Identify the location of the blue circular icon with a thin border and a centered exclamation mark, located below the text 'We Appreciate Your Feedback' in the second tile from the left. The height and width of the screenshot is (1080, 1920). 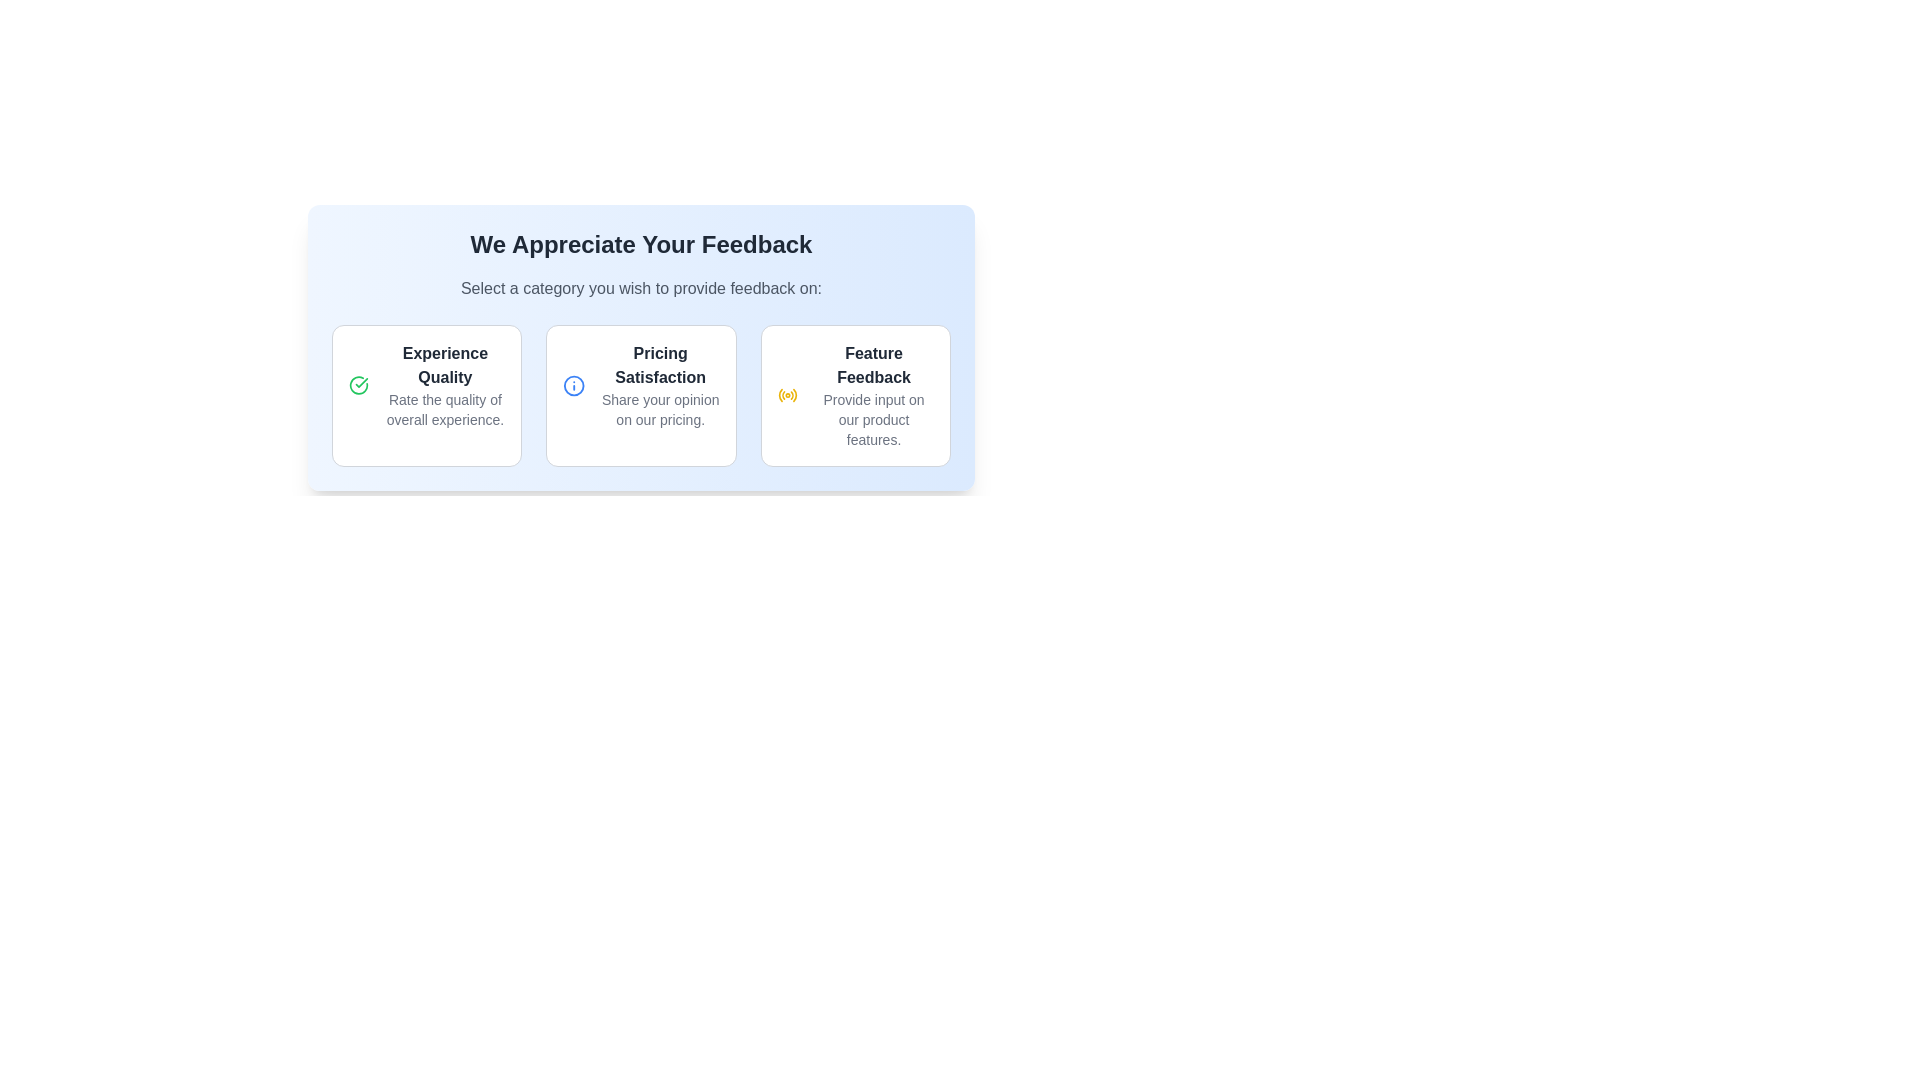
(573, 385).